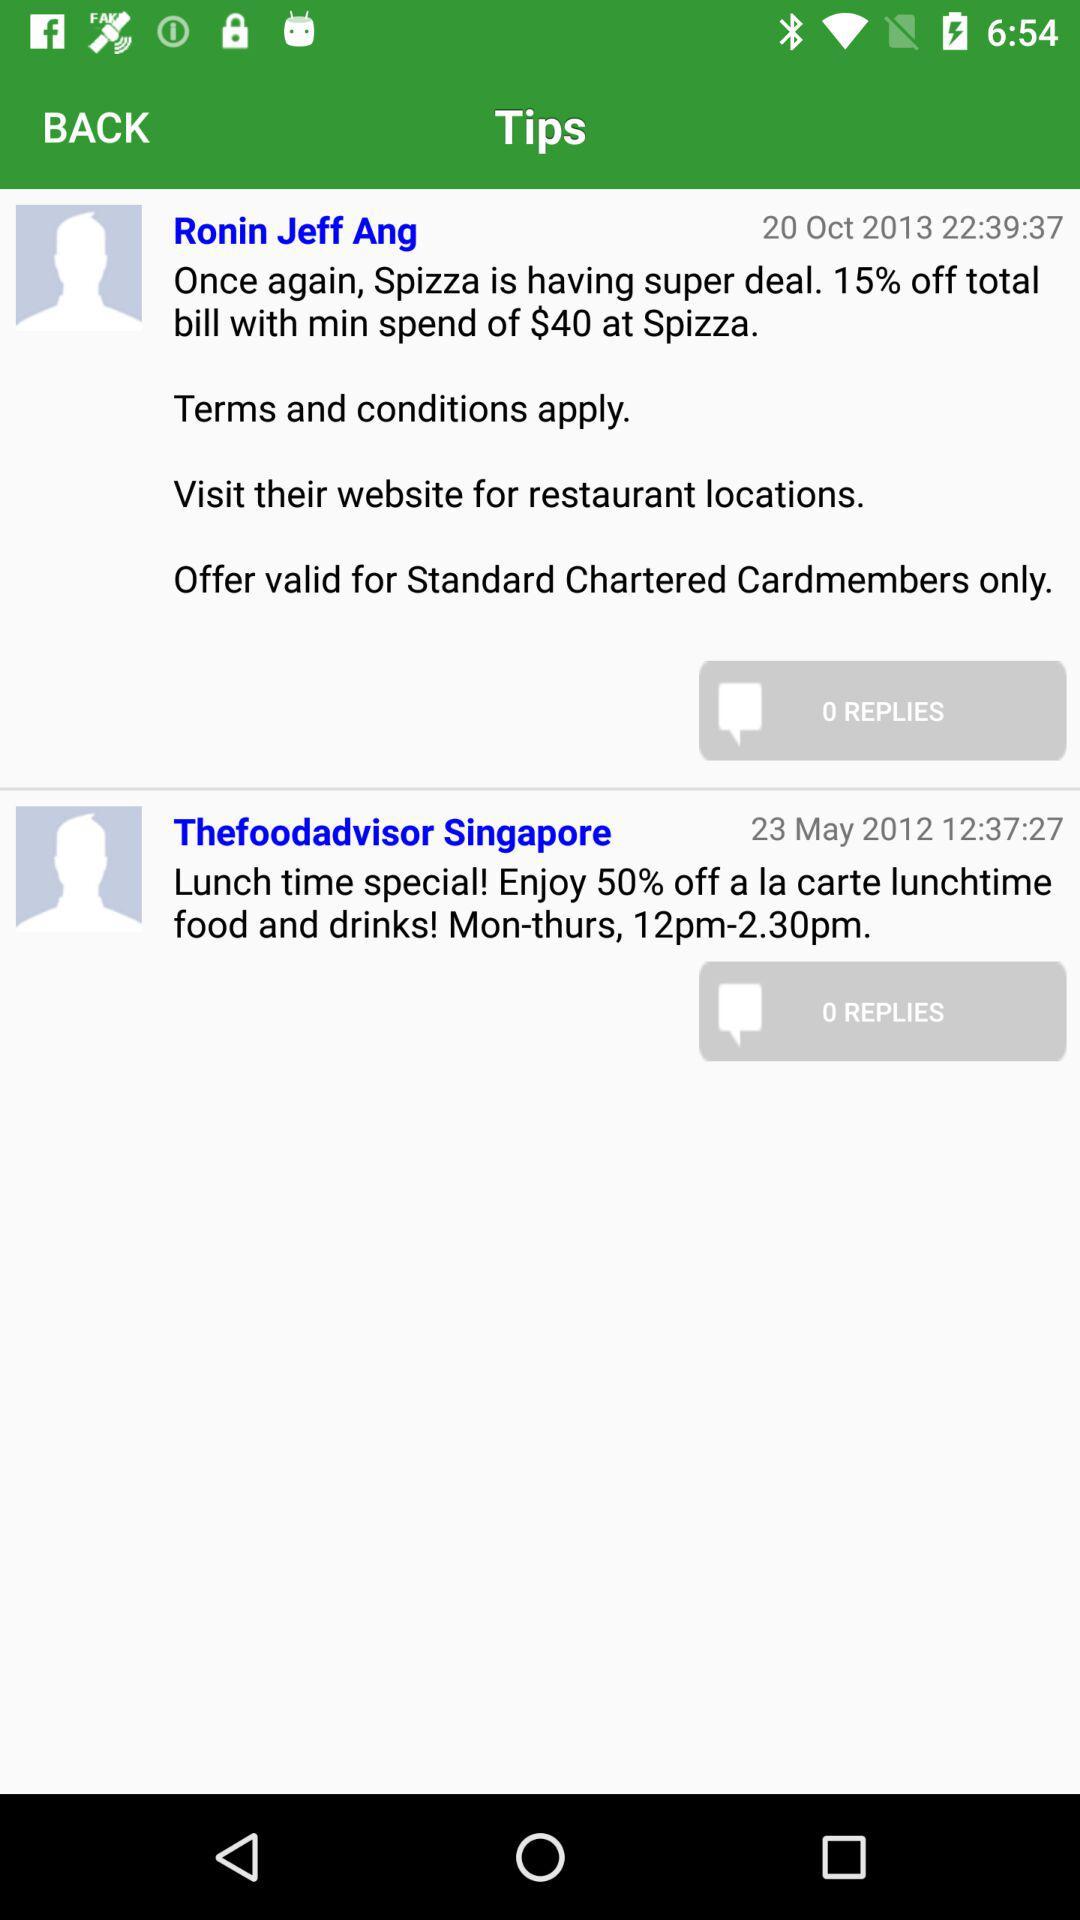  I want to click on the item below tips item, so click(295, 221).